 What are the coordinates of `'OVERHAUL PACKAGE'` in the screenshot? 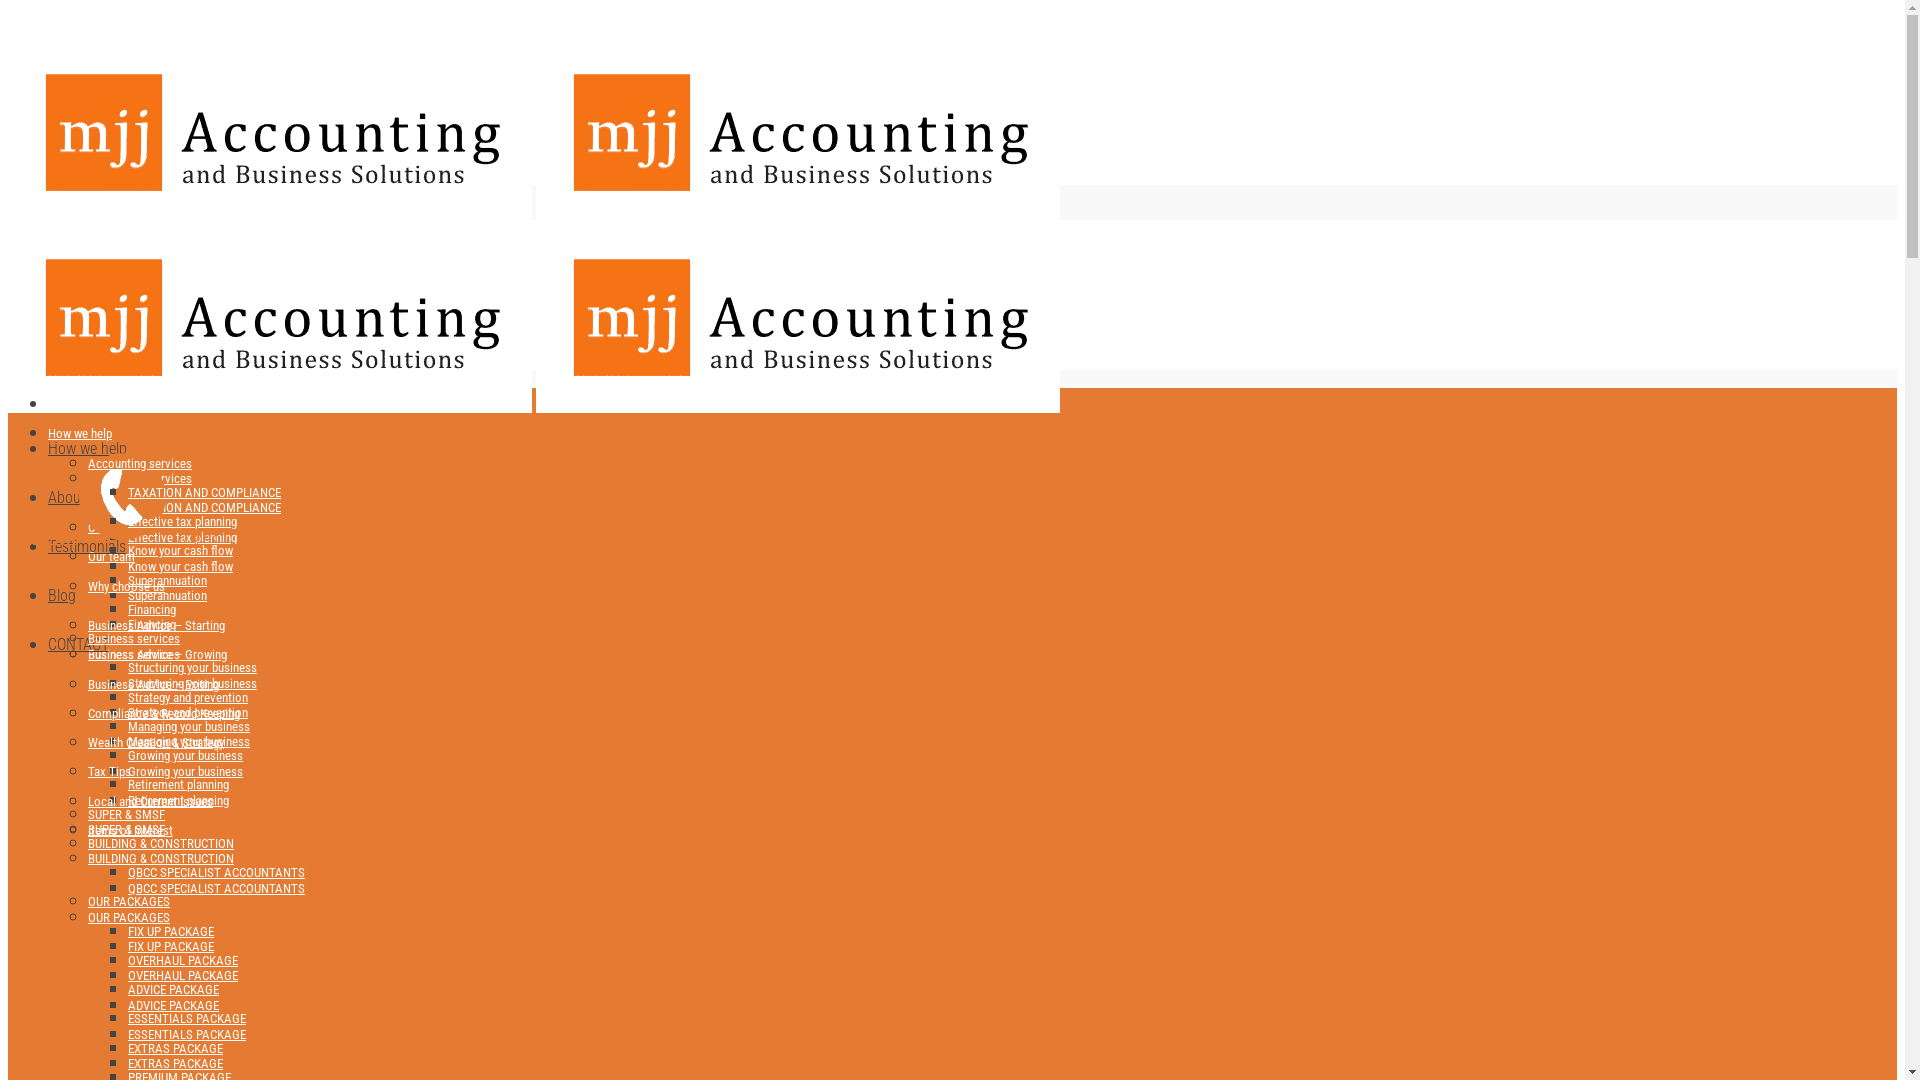 It's located at (182, 959).